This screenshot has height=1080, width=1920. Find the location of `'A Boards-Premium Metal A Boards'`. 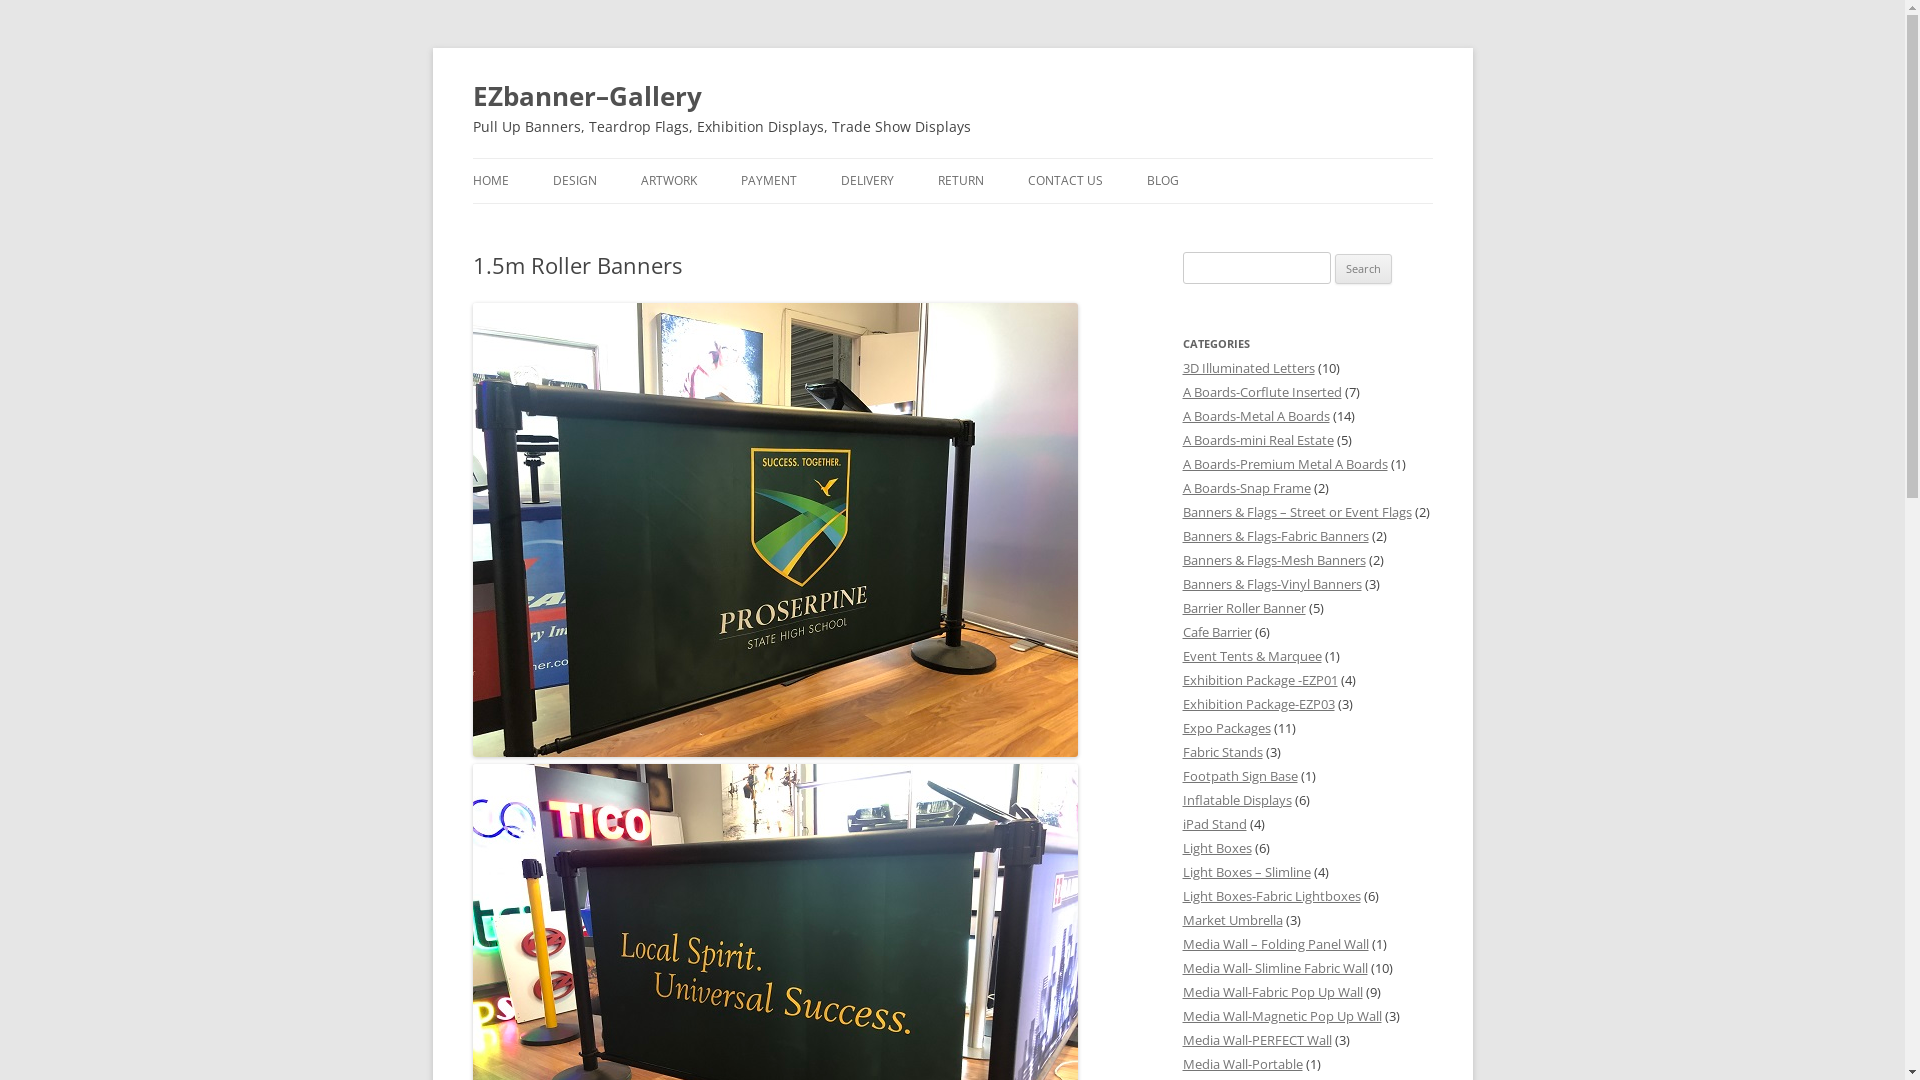

'A Boards-Premium Metal A Boards' is located at coordinates (1284, 463).